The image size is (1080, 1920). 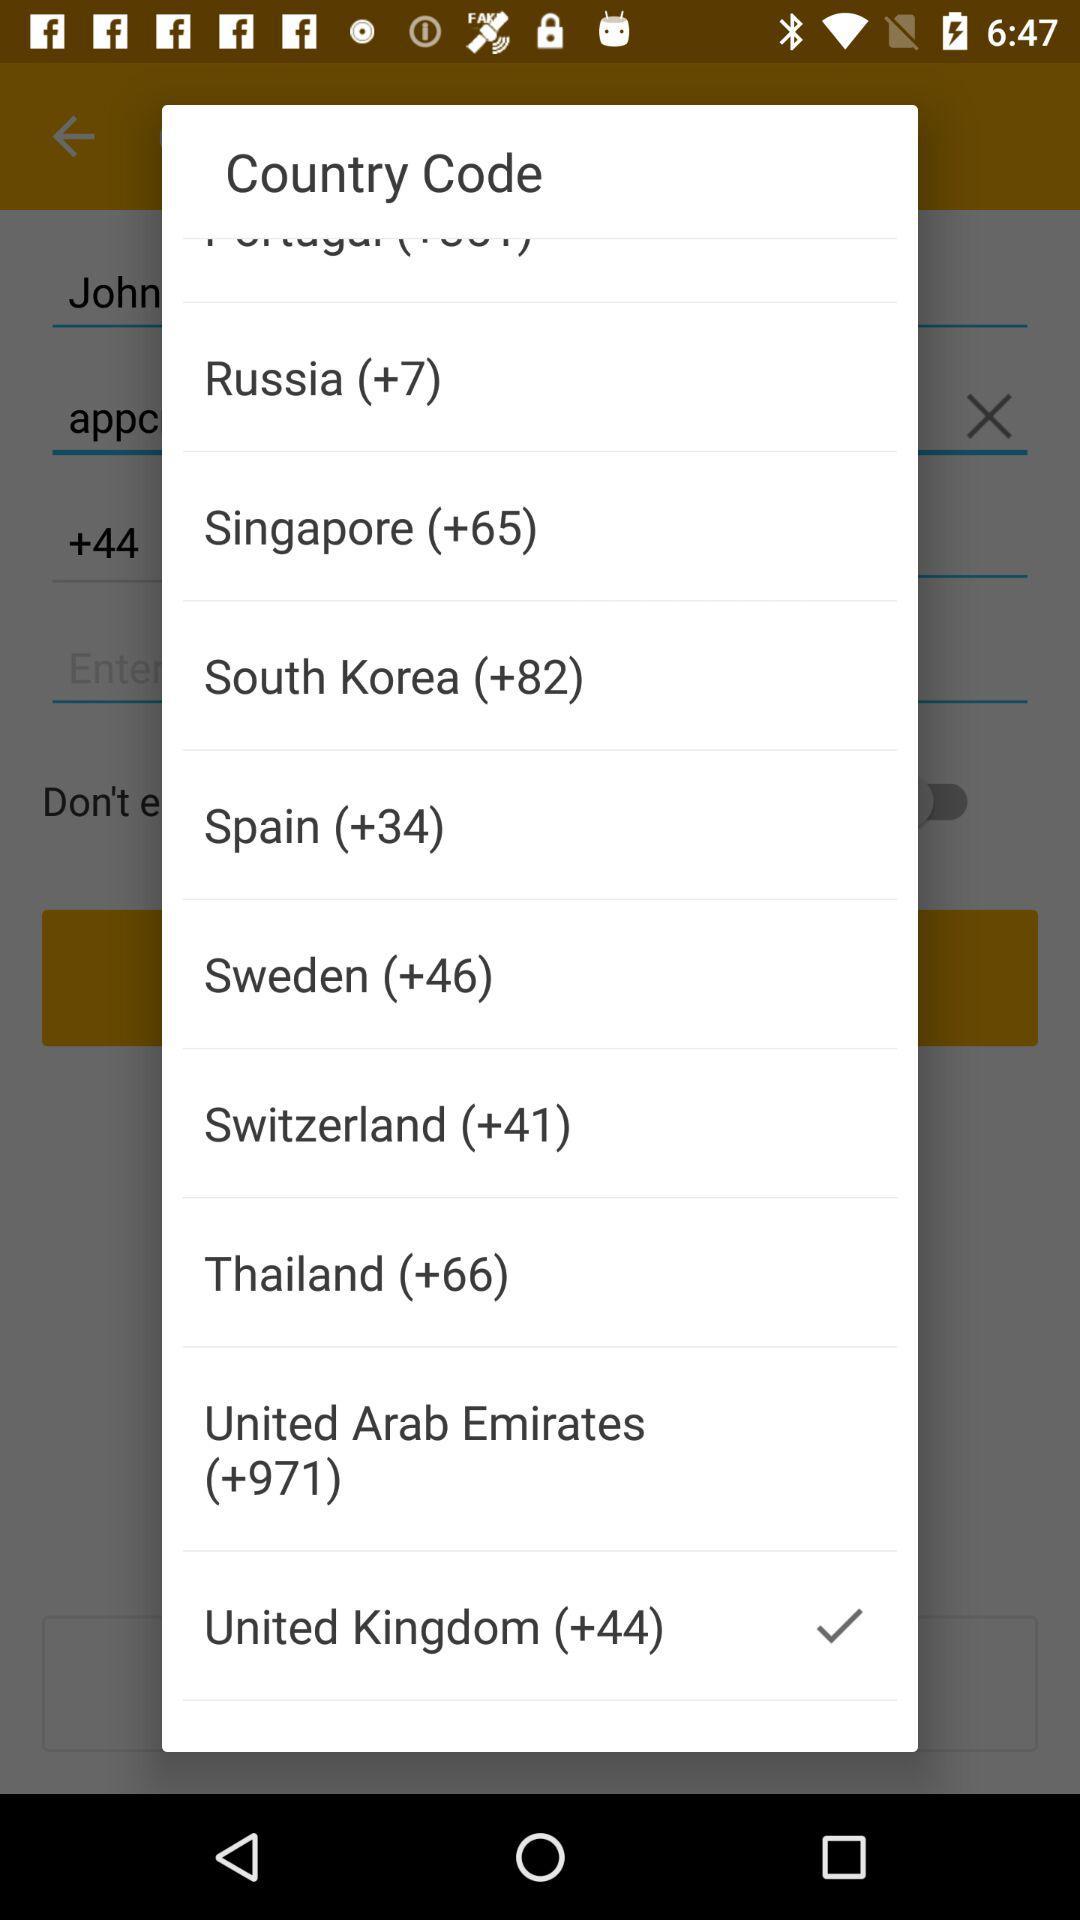 What do you see at coordinates (482, 269) in the screenshot?
I see `the item above russia (+7)` at bounding box center [482, 269].